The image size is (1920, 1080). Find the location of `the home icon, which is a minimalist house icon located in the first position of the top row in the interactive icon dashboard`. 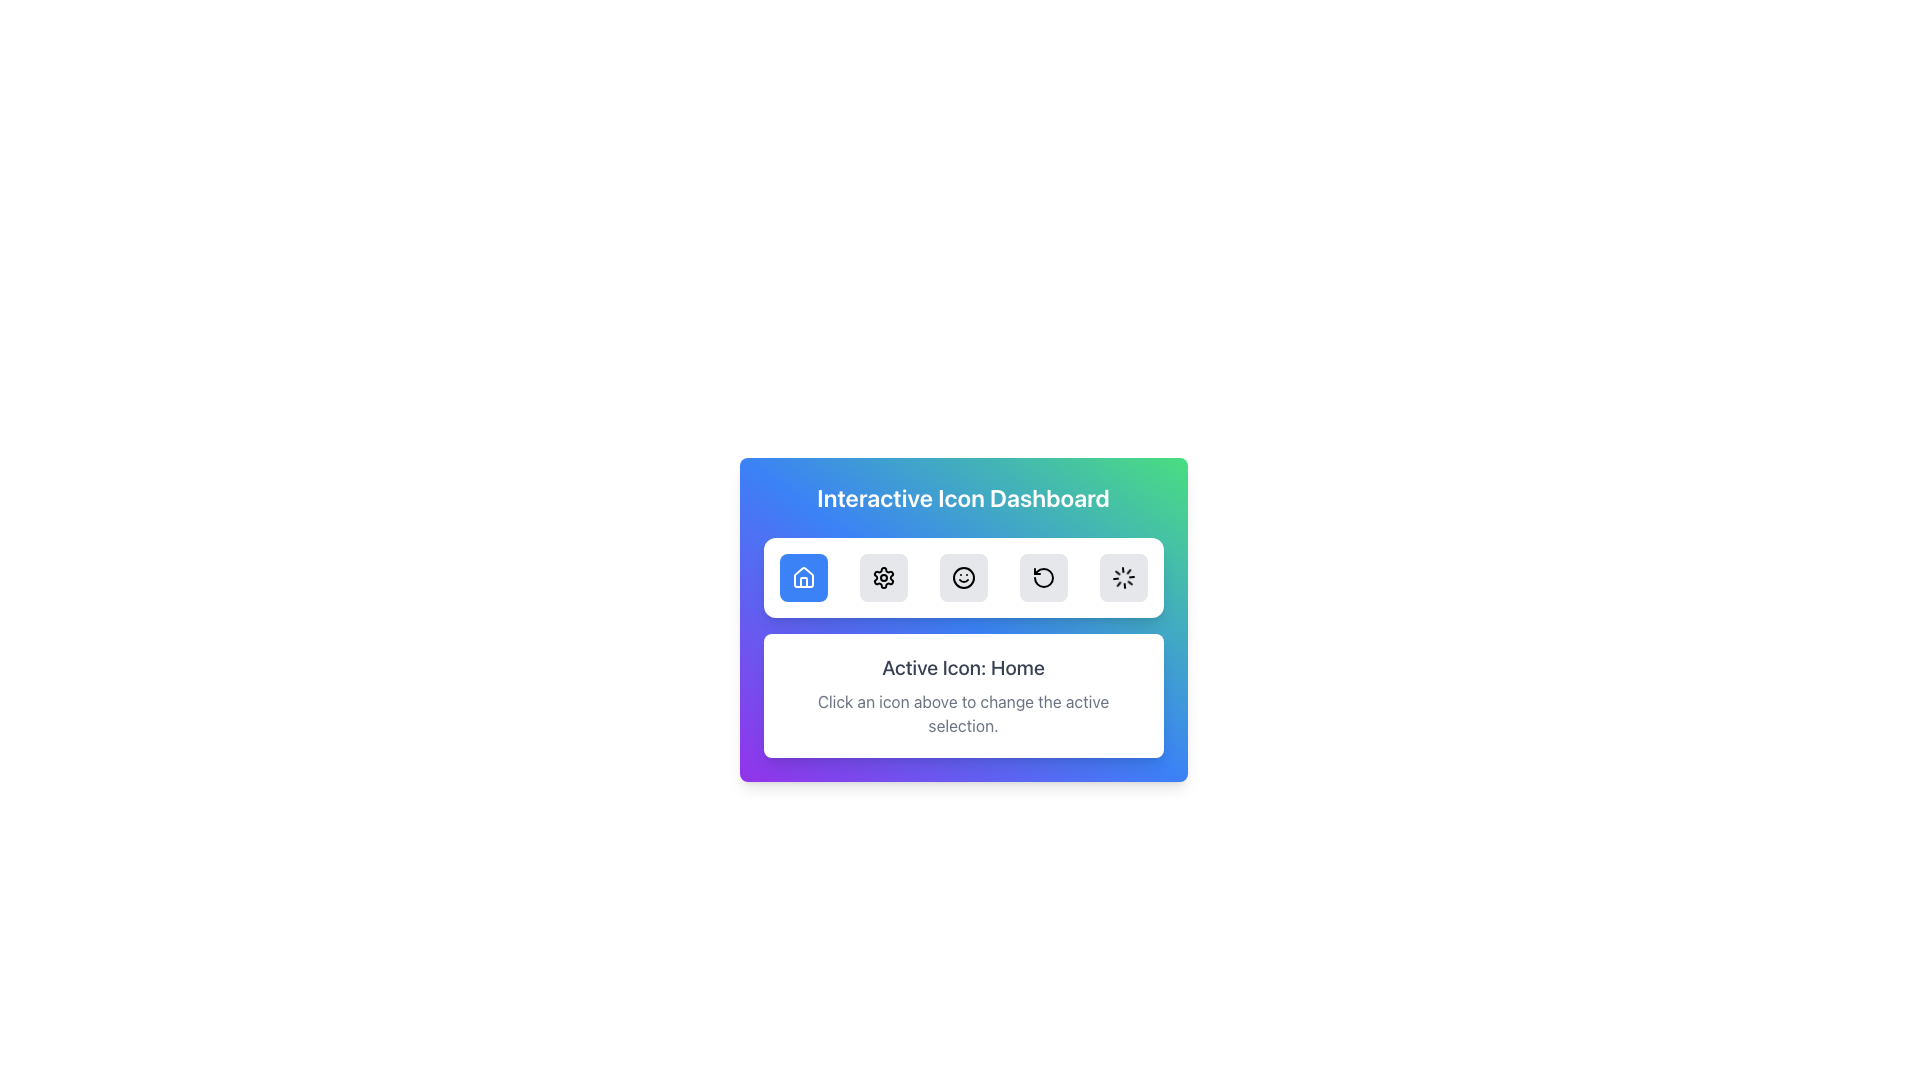

the home icon, which is a minimalist house icon located in the first position of the top row in the interactive icon dashboard is located at coordinates (803, 578).